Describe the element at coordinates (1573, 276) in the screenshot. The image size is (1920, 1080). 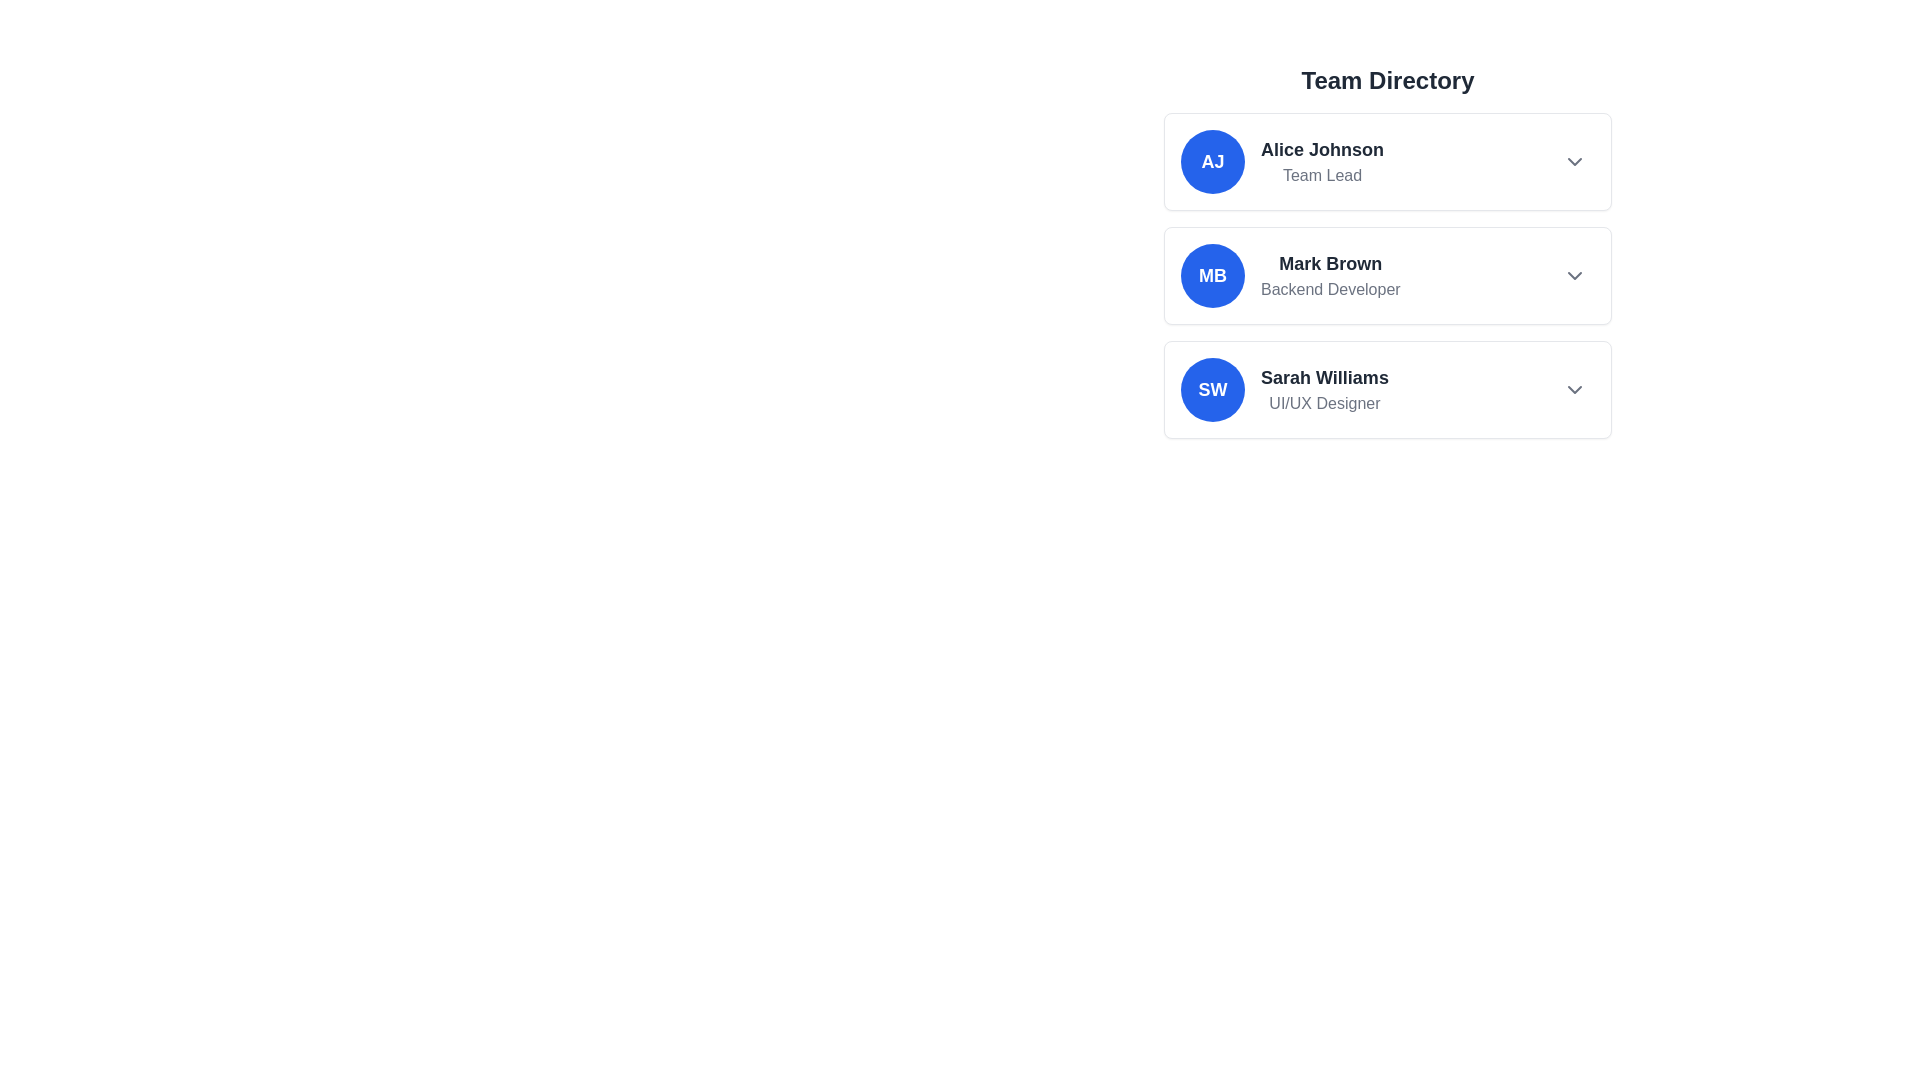
I see `the Dropdown indicator or toggle button for 'Mark Brown - Backend Developer'` at that location.